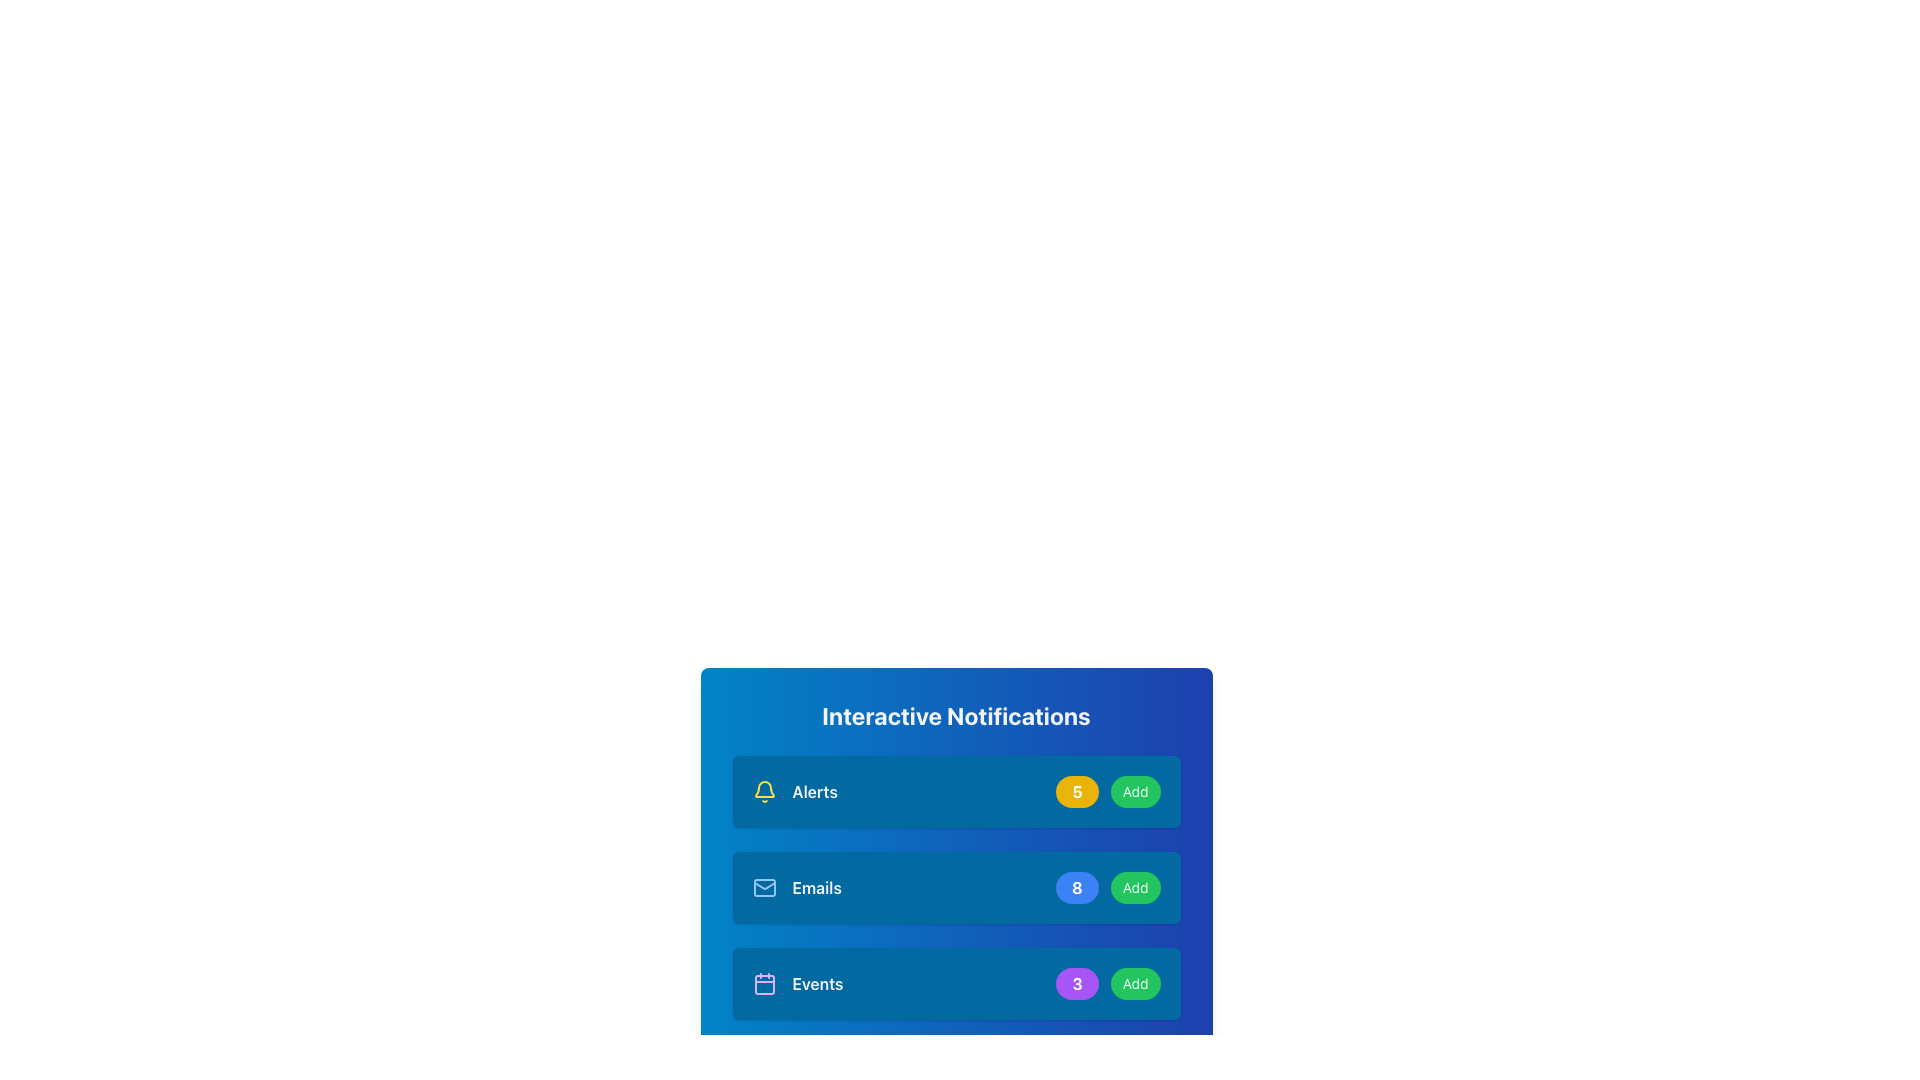  I want to click on notification count displayed on the blue button, which shows the number '8' in white, located to the right of the 'Emails' text within the card-like section, so click(1107, 886).